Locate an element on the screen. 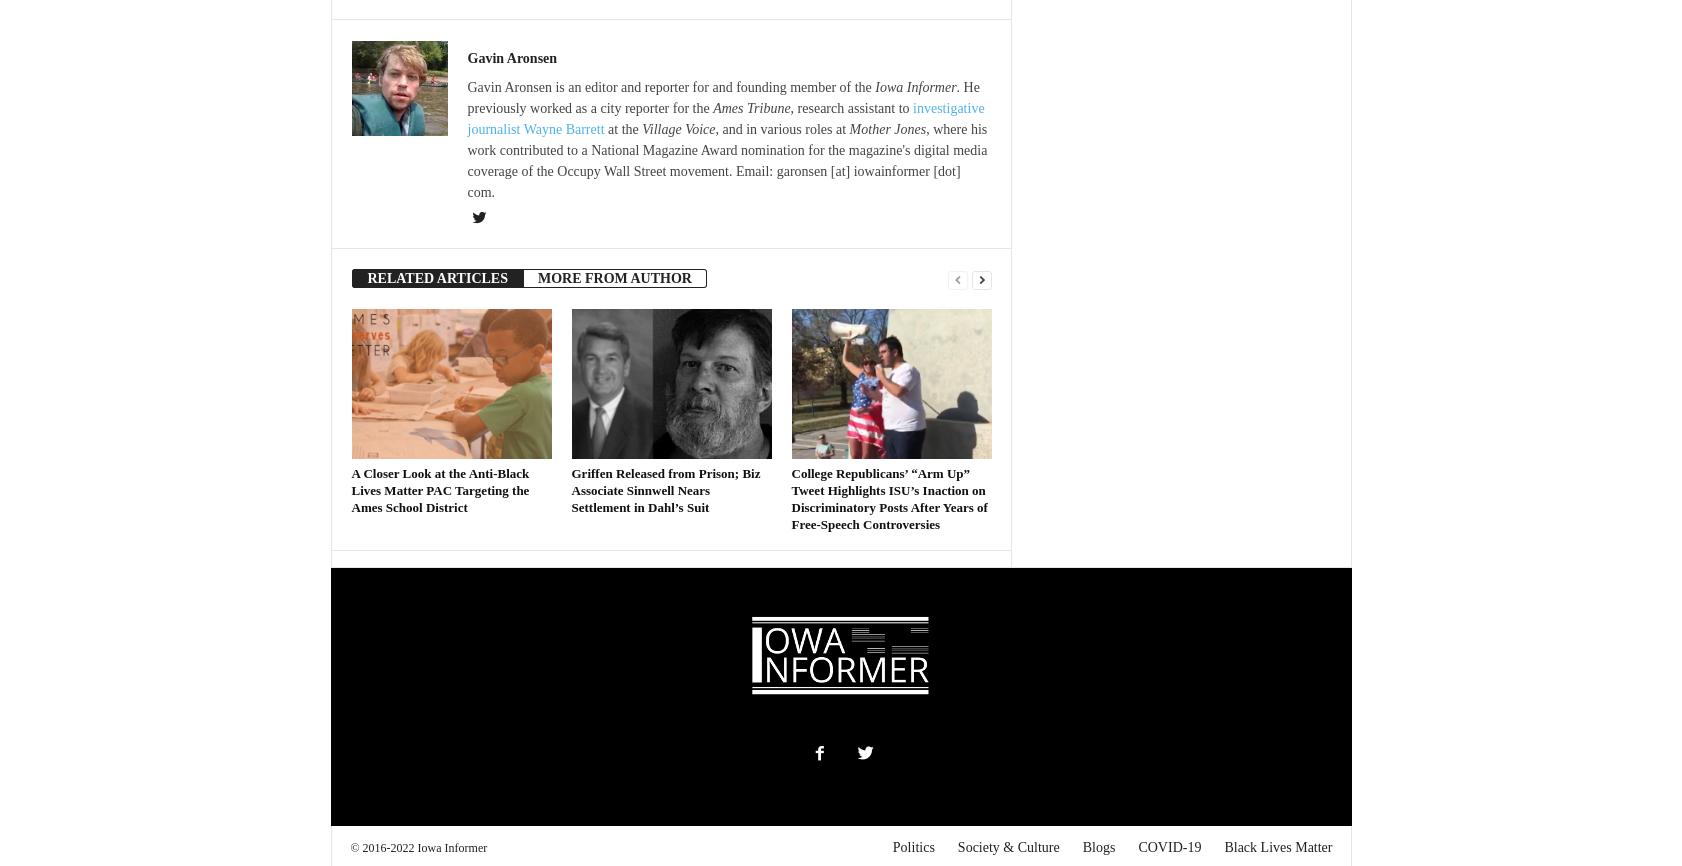 The height and width of the screenshot is (866, 1682). 'COVID-19' is located at coordinates (1168, 846).